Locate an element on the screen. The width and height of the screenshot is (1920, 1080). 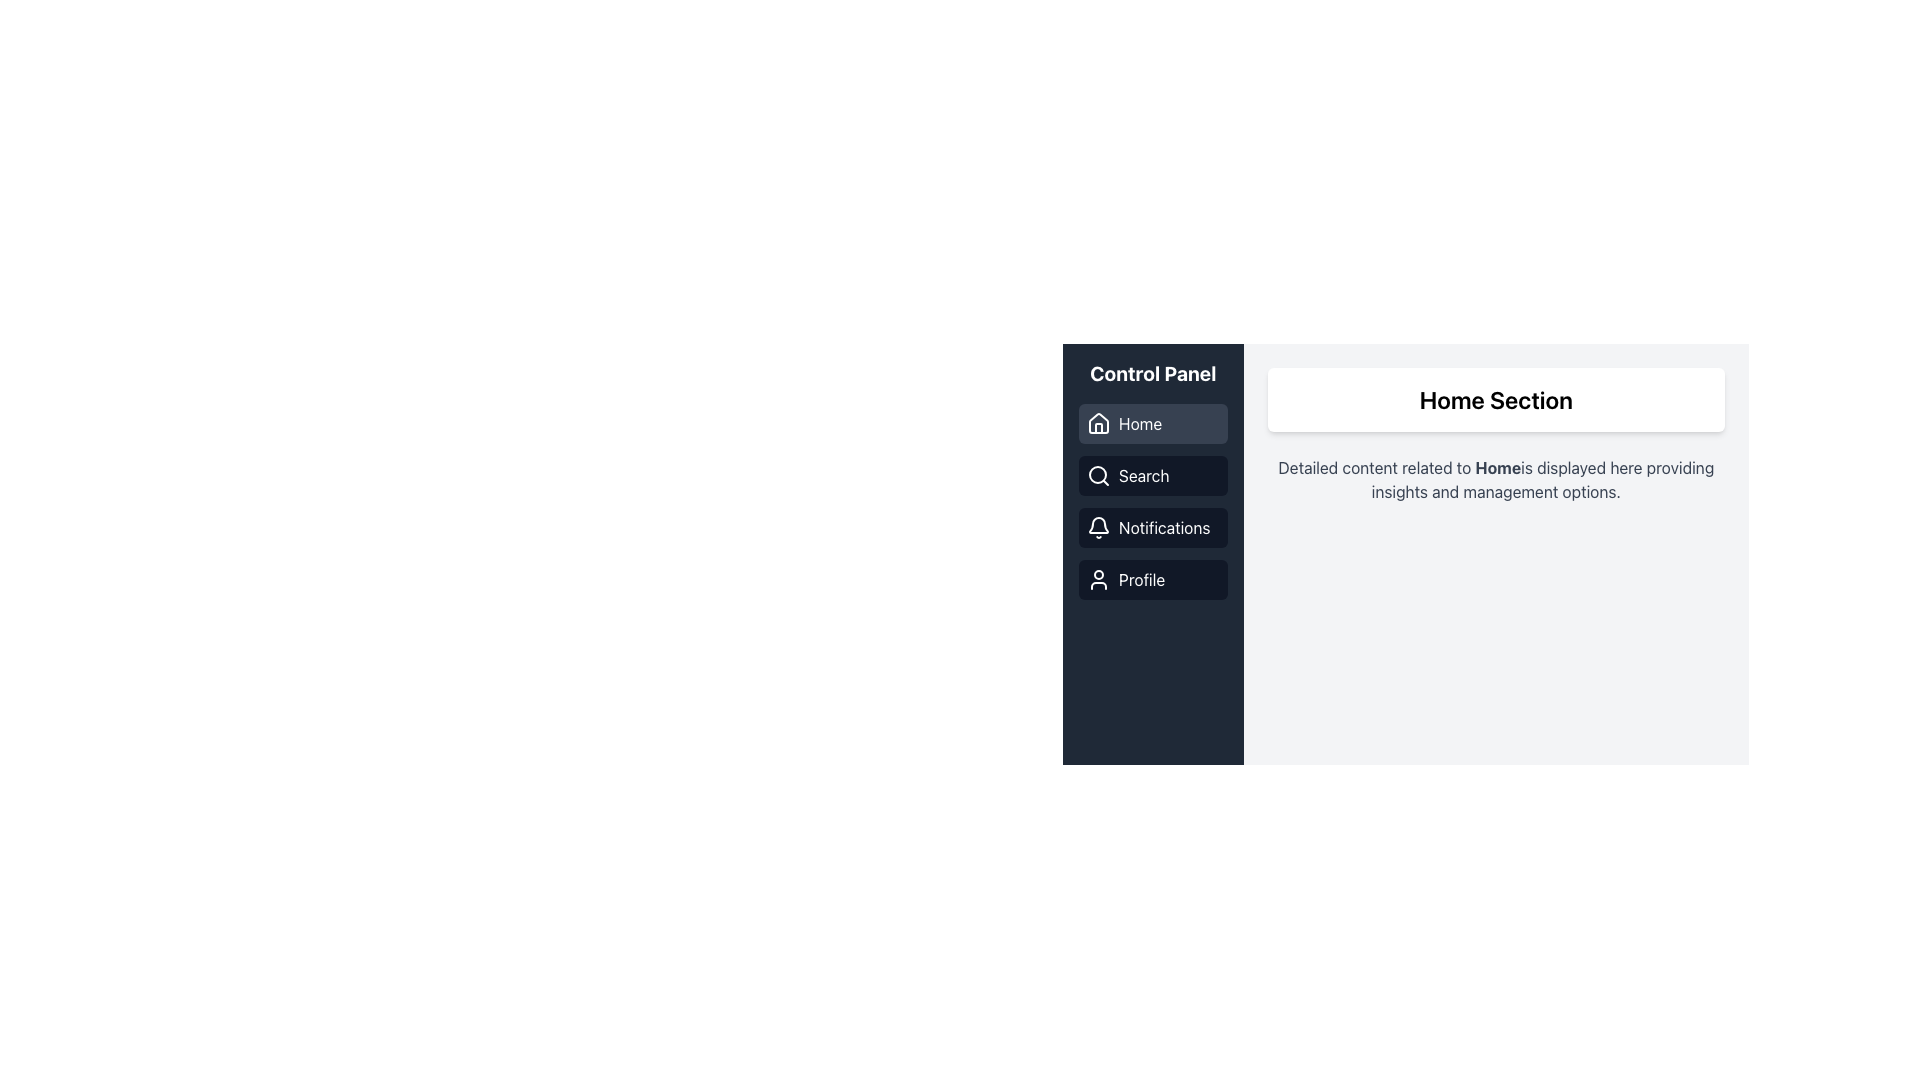
the 'Search' Icon located on the left sidebar, which is the second item in the vertical menu, positioned to the left of the text label 'Search' is located at coordinates (1098, 475).